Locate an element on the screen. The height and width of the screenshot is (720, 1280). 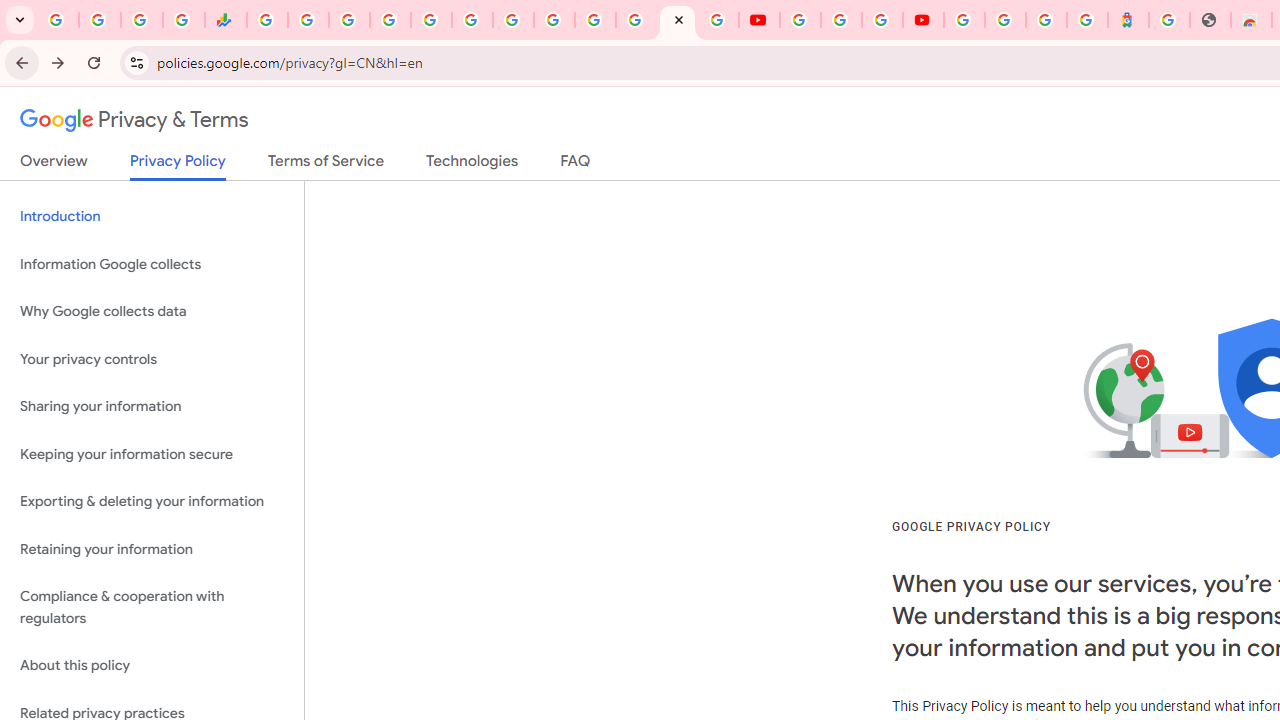
'Google Account Help' is located at coordinates (840, 20).